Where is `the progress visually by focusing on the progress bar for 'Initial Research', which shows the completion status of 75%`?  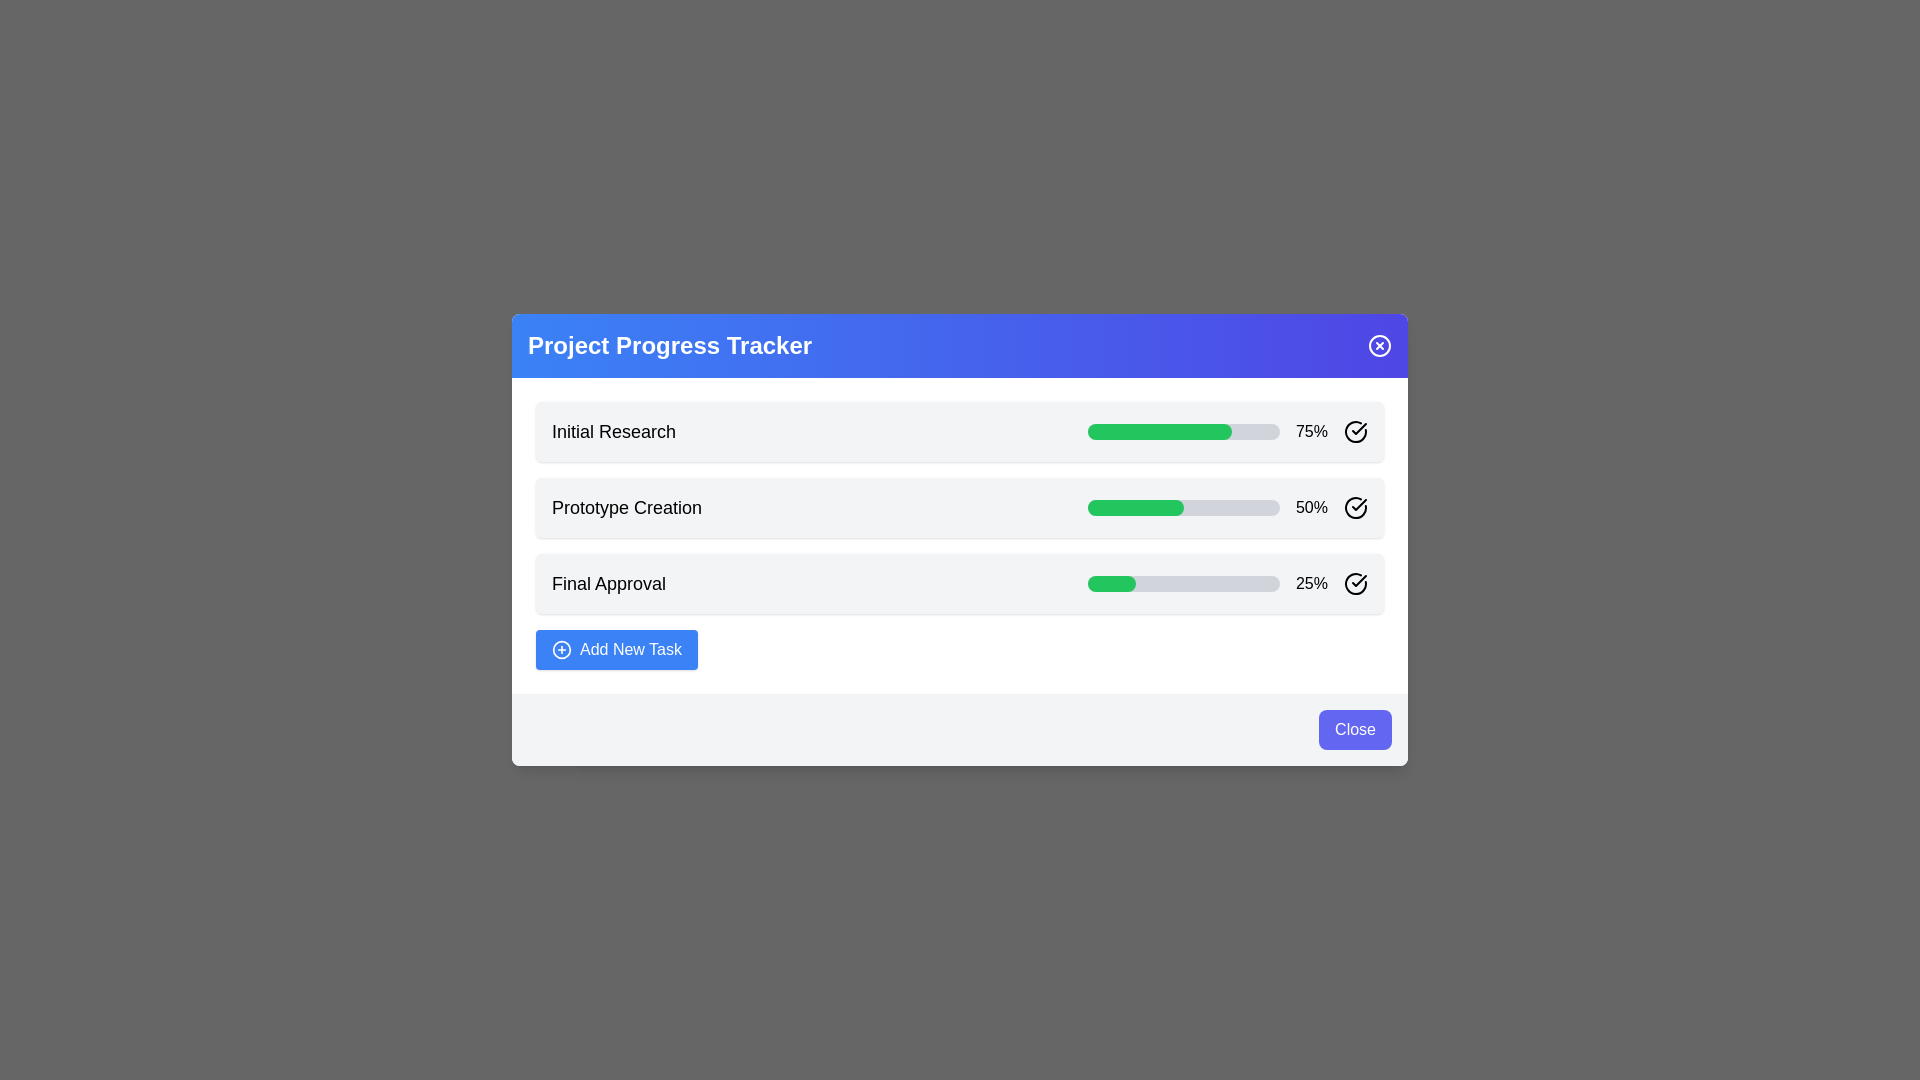
the progress visually by focusing on the progress bar for 'Initial Research', which shows the completion status of 75% is located at coordinates (1184, 431).